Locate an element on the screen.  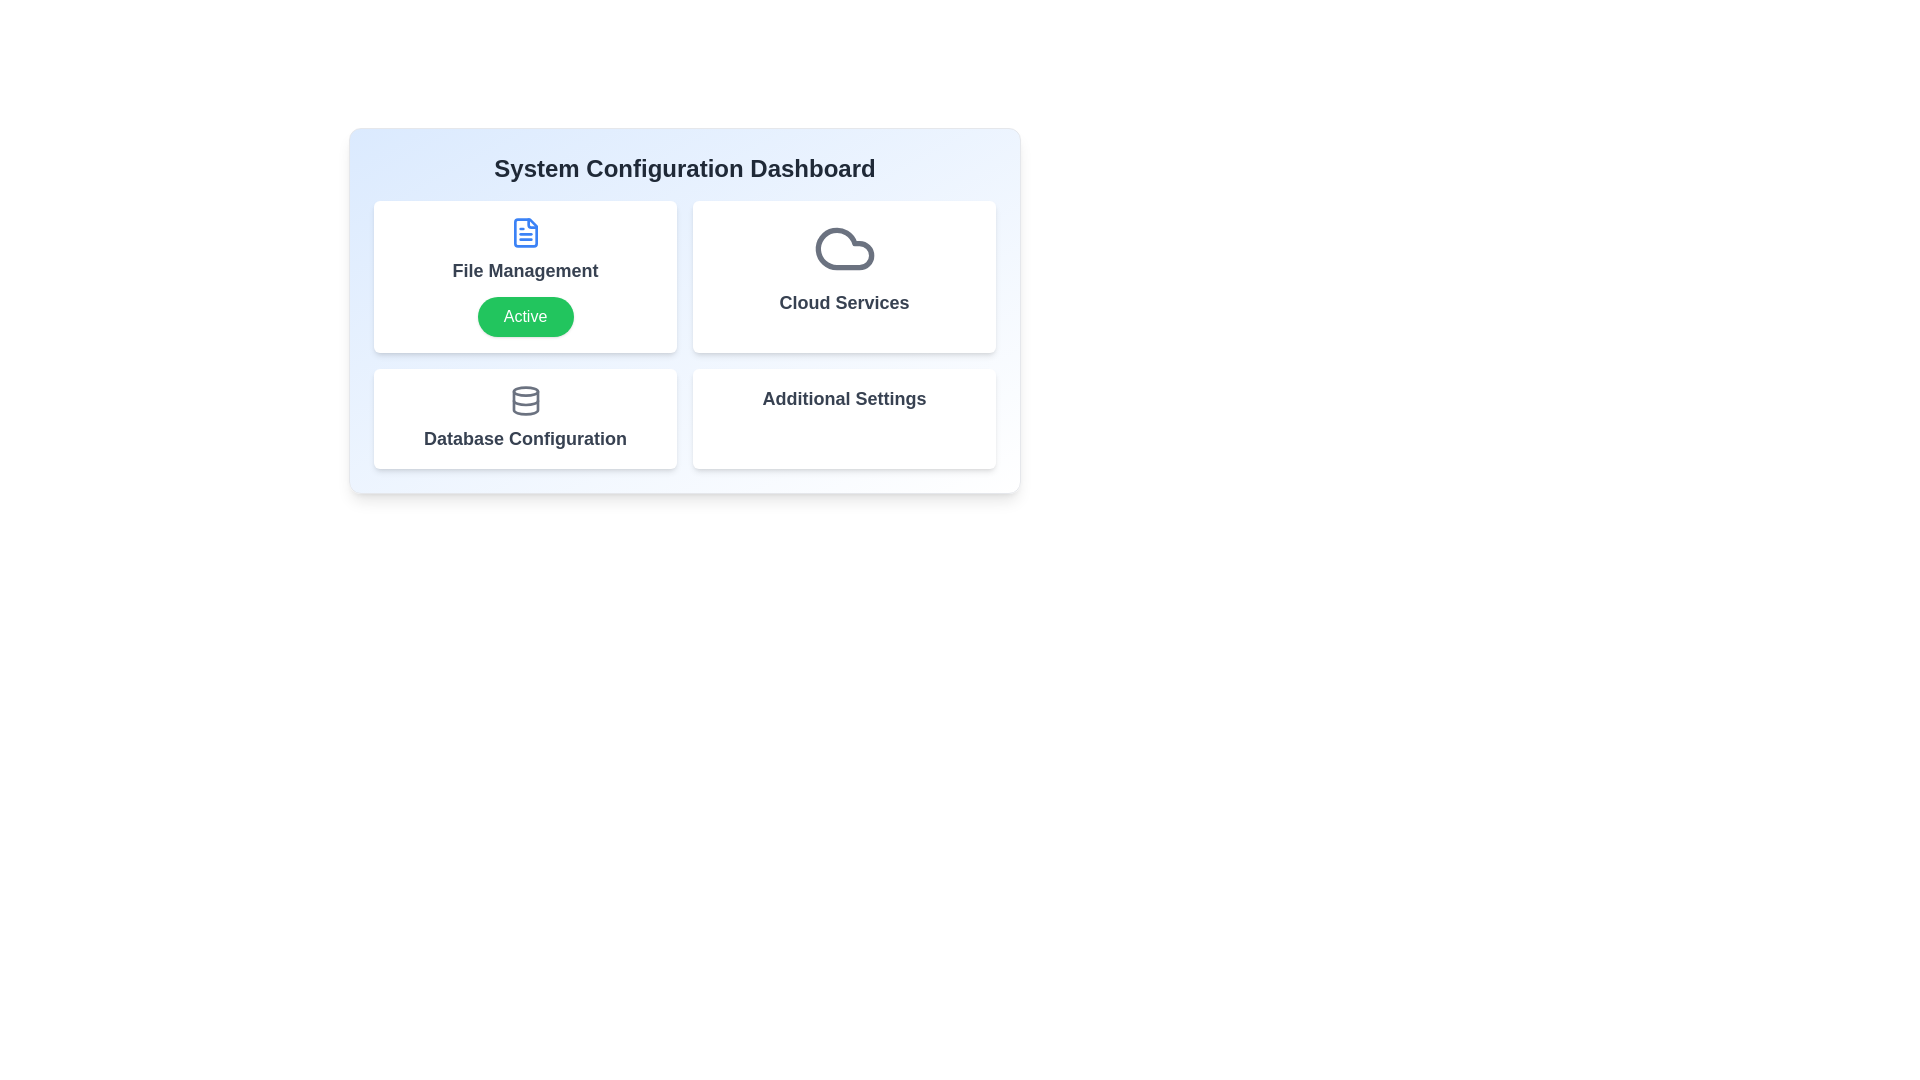
the bottom horizontal elliptical line of the database icon in the 'Database Configuration' section, located under the 'System Configuration Dashboard' is located at coordinates (525, 402).